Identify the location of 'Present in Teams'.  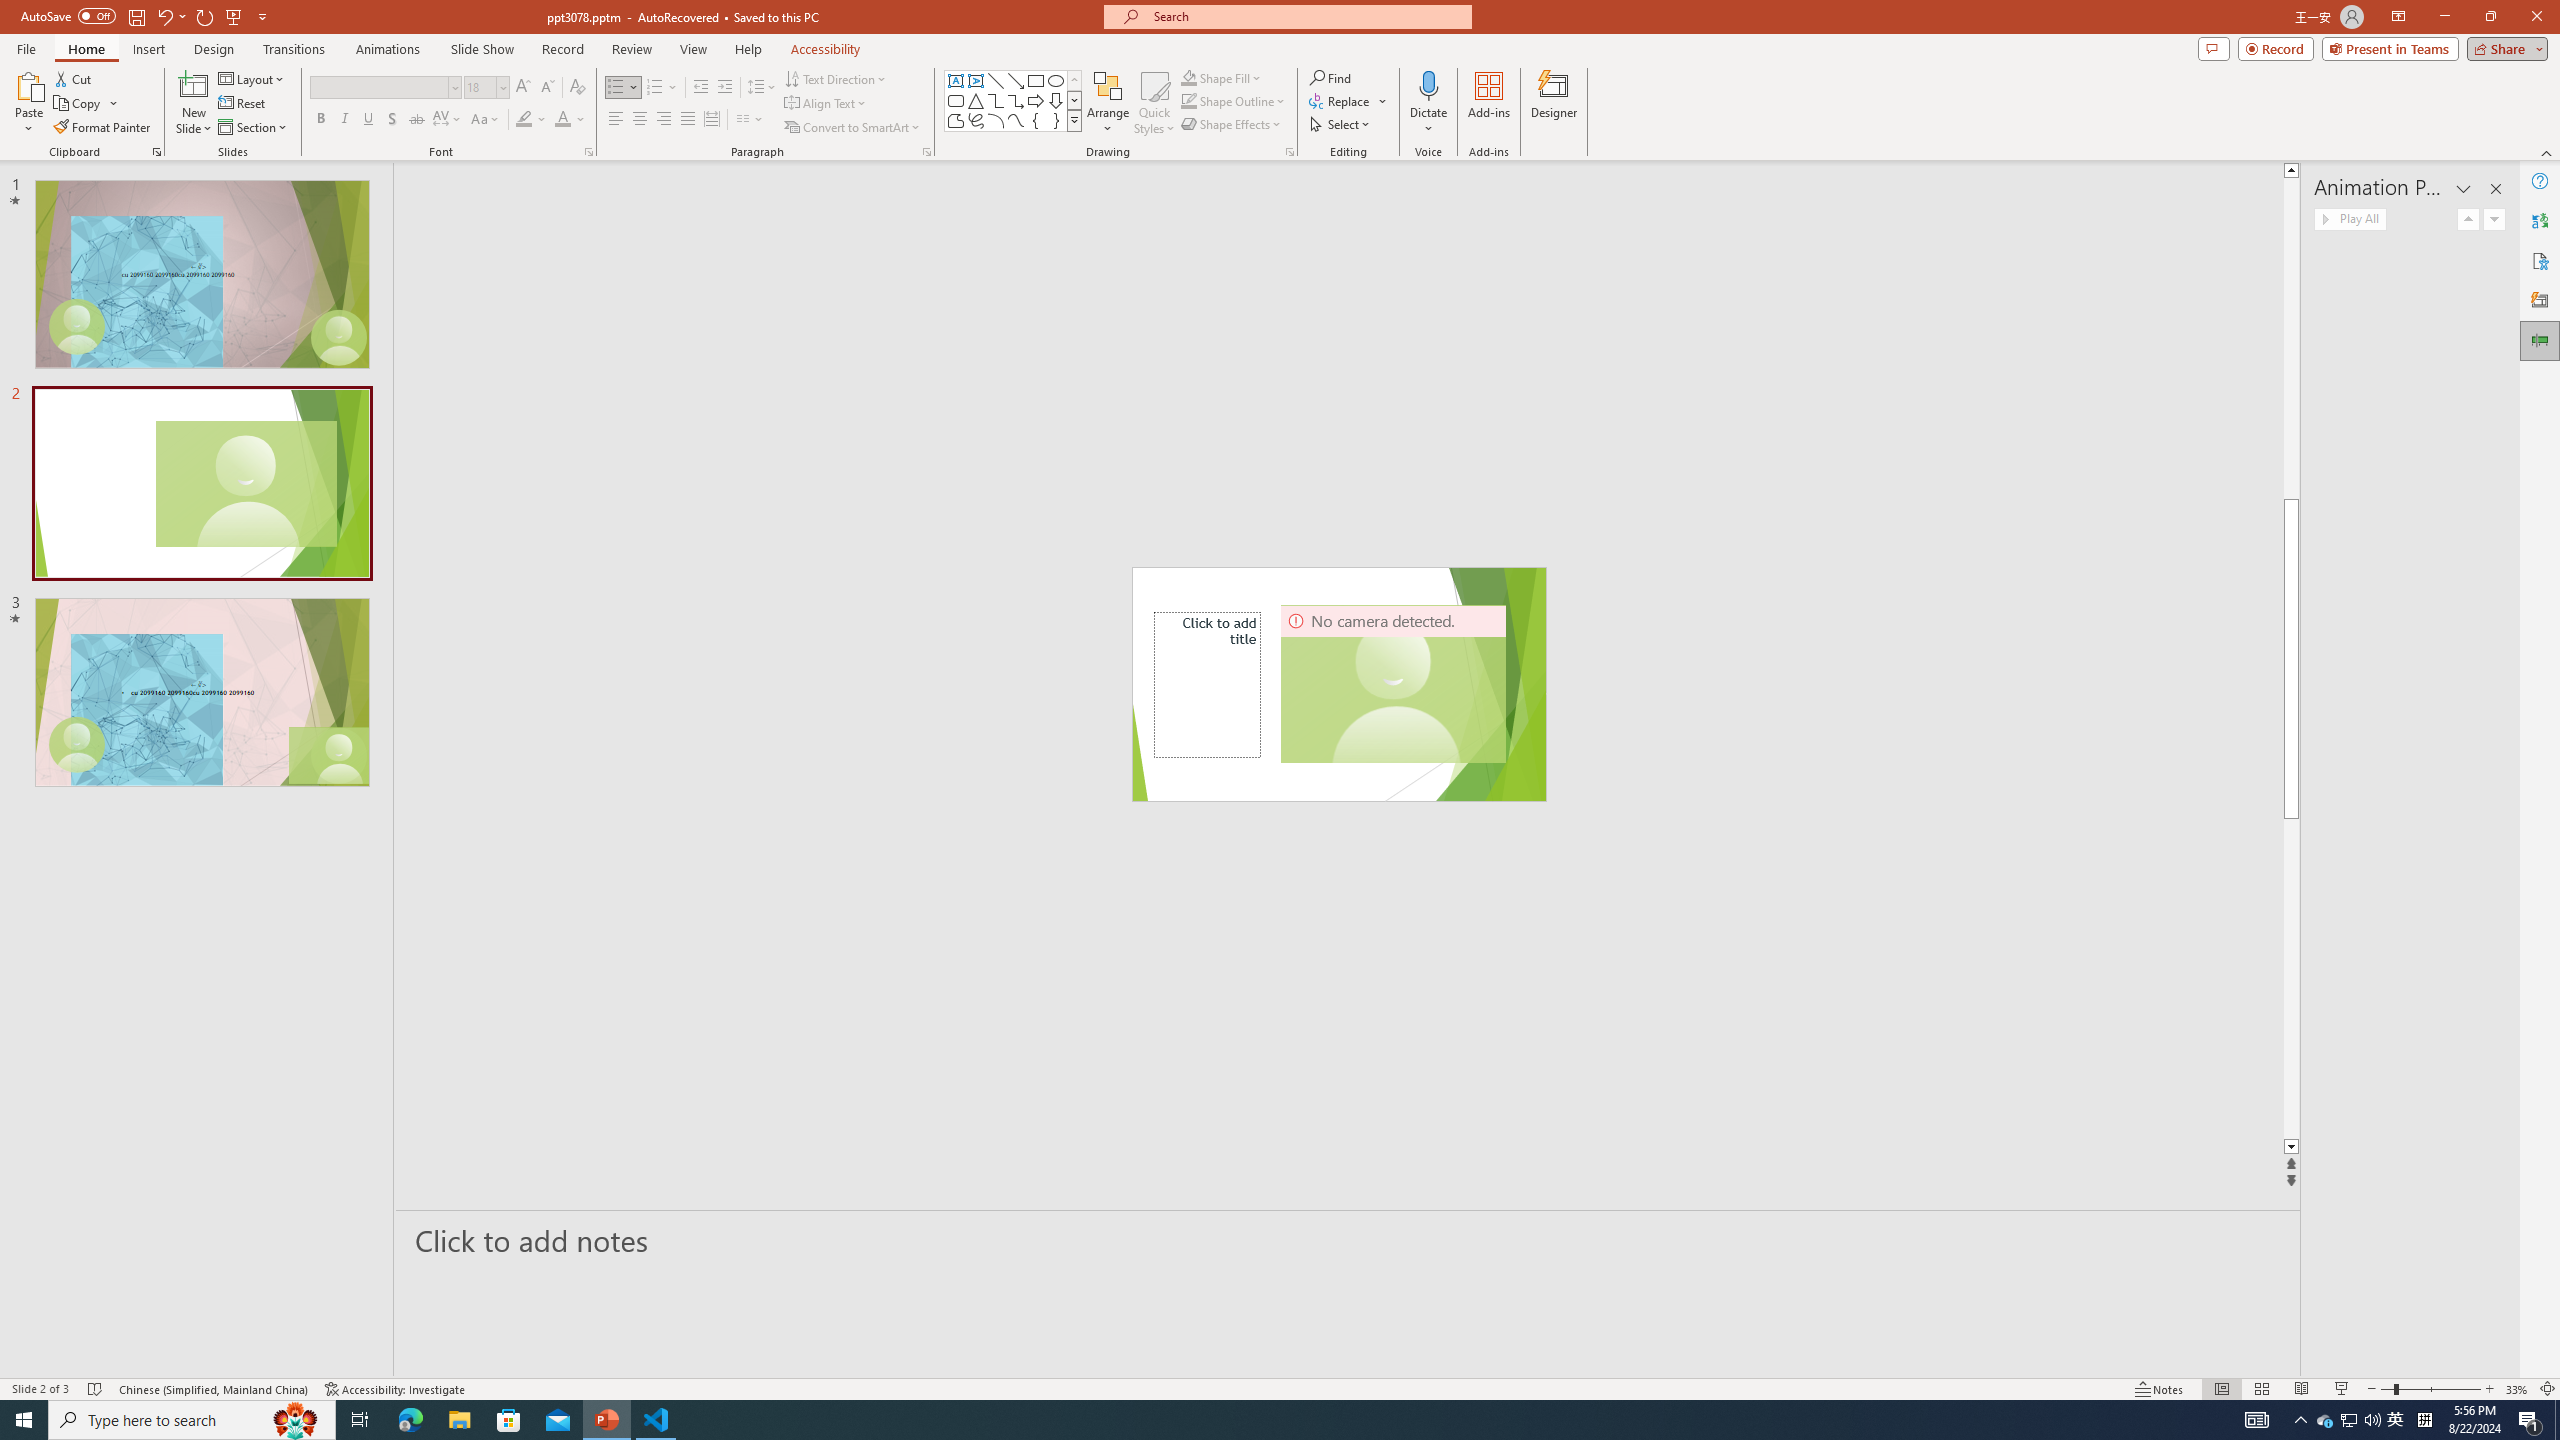
(2390, 47).